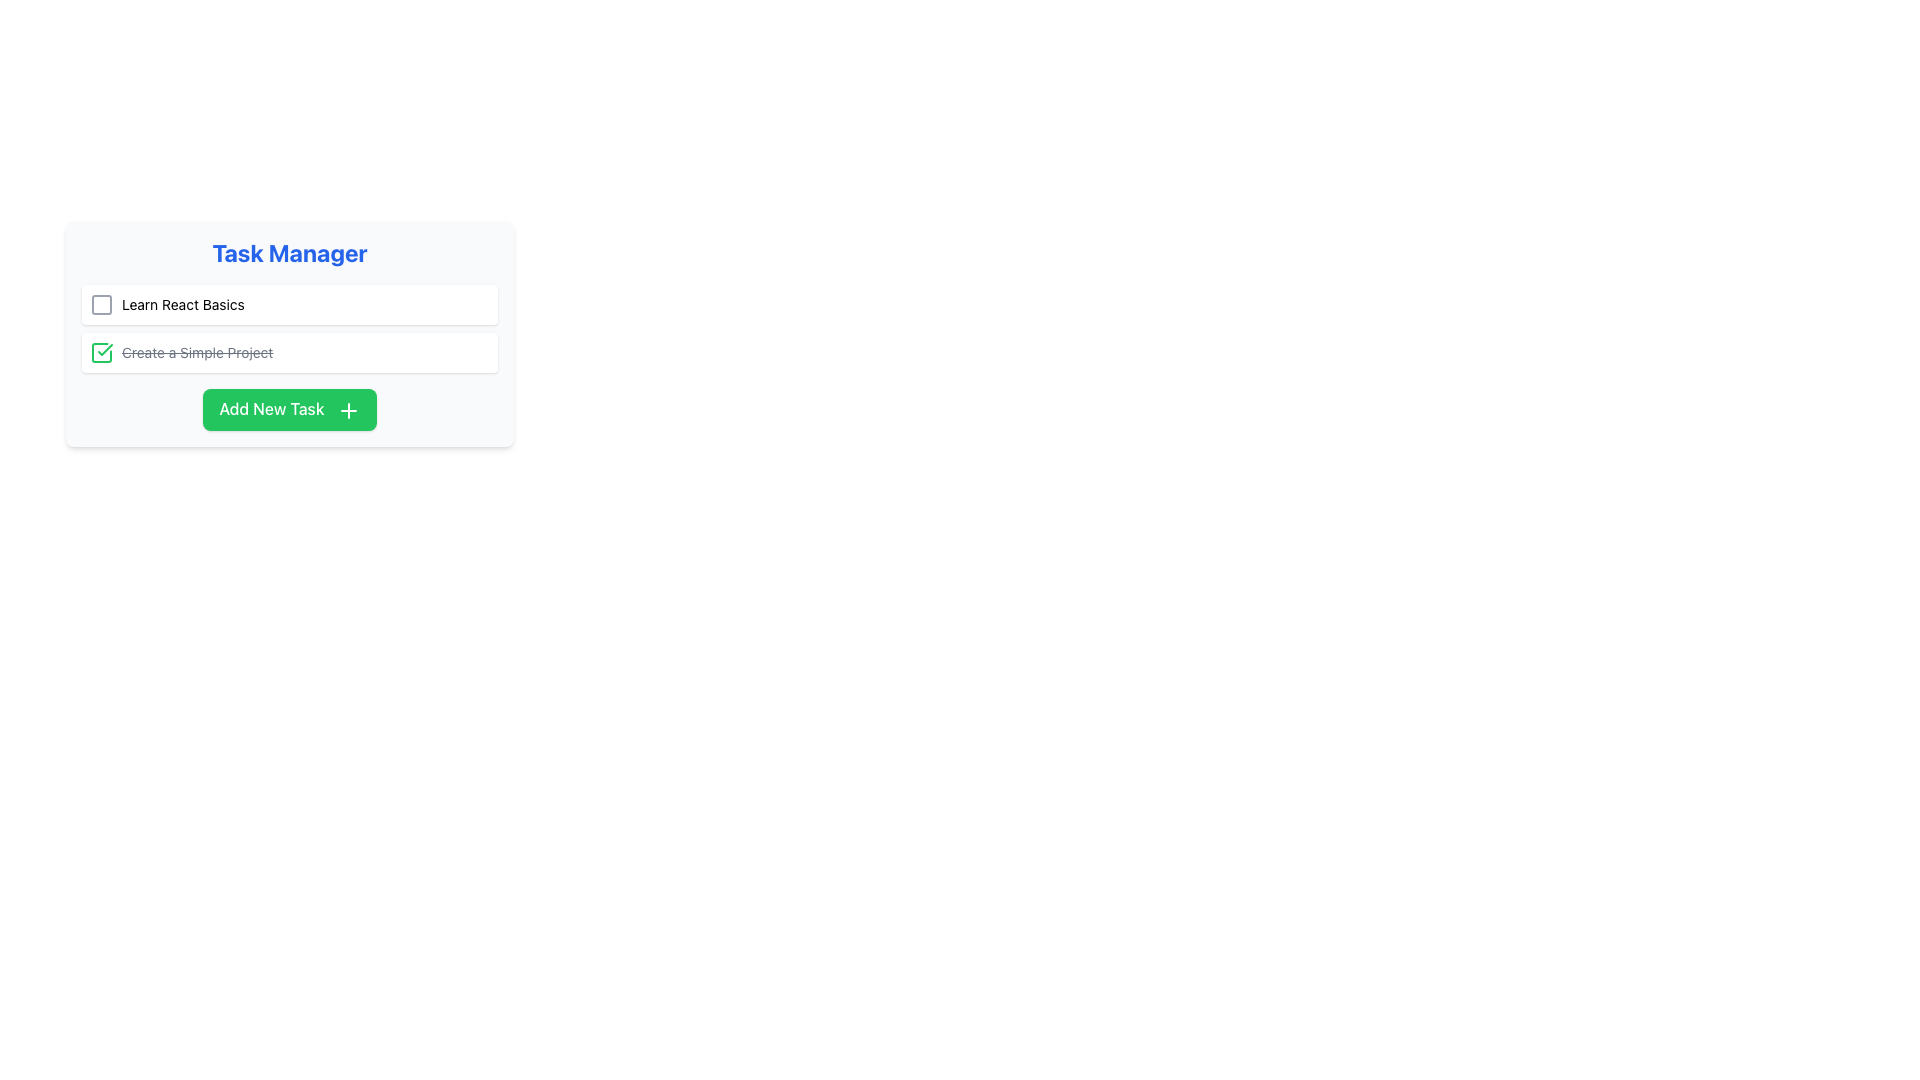 The height and width of the screenshot is (1080, 1920). Describe the element at coordinates (181, 352) in the screenshot. I see `the green checkbox to update the status of the completed task labeled with strikethrough styling, which is the second task in the task manager under 'Task Manager'` at that location.